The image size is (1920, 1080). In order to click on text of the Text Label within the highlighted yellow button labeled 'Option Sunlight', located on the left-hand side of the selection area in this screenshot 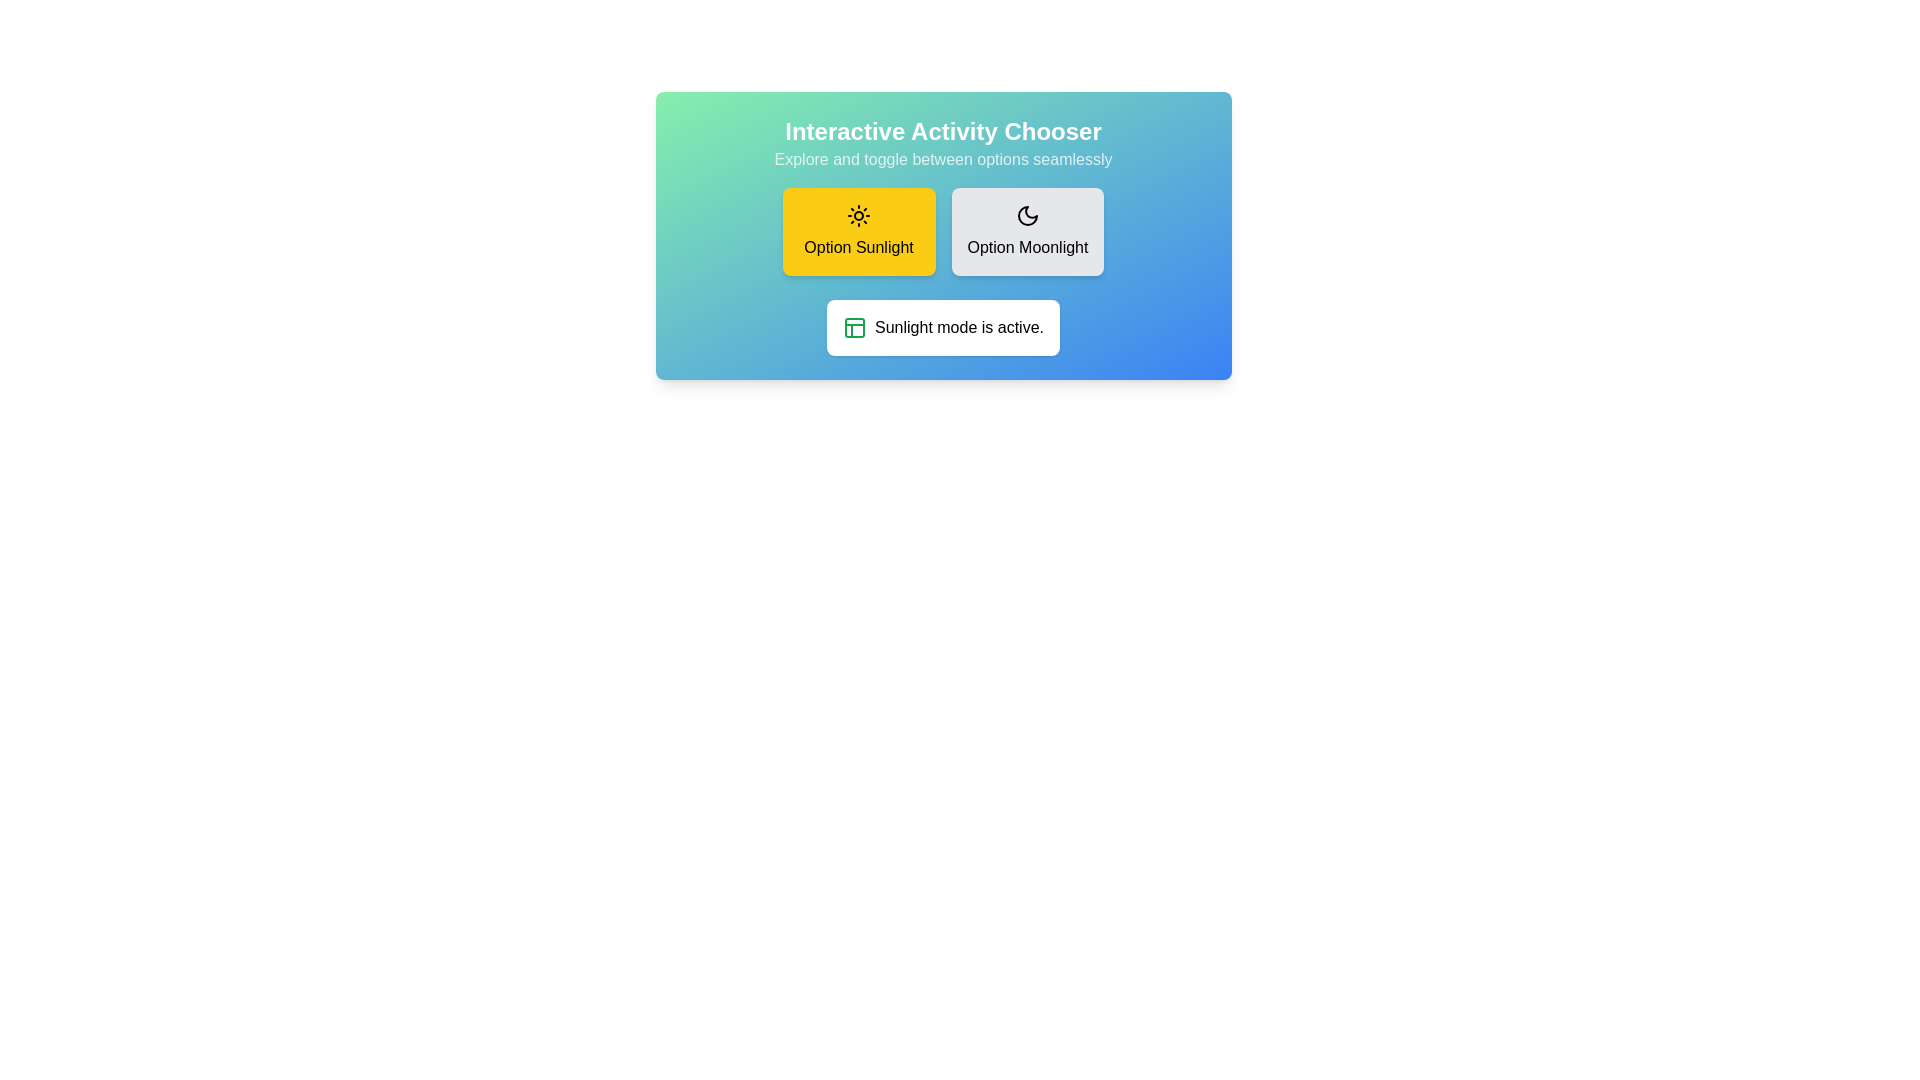, I will do `click(859, 246)`.